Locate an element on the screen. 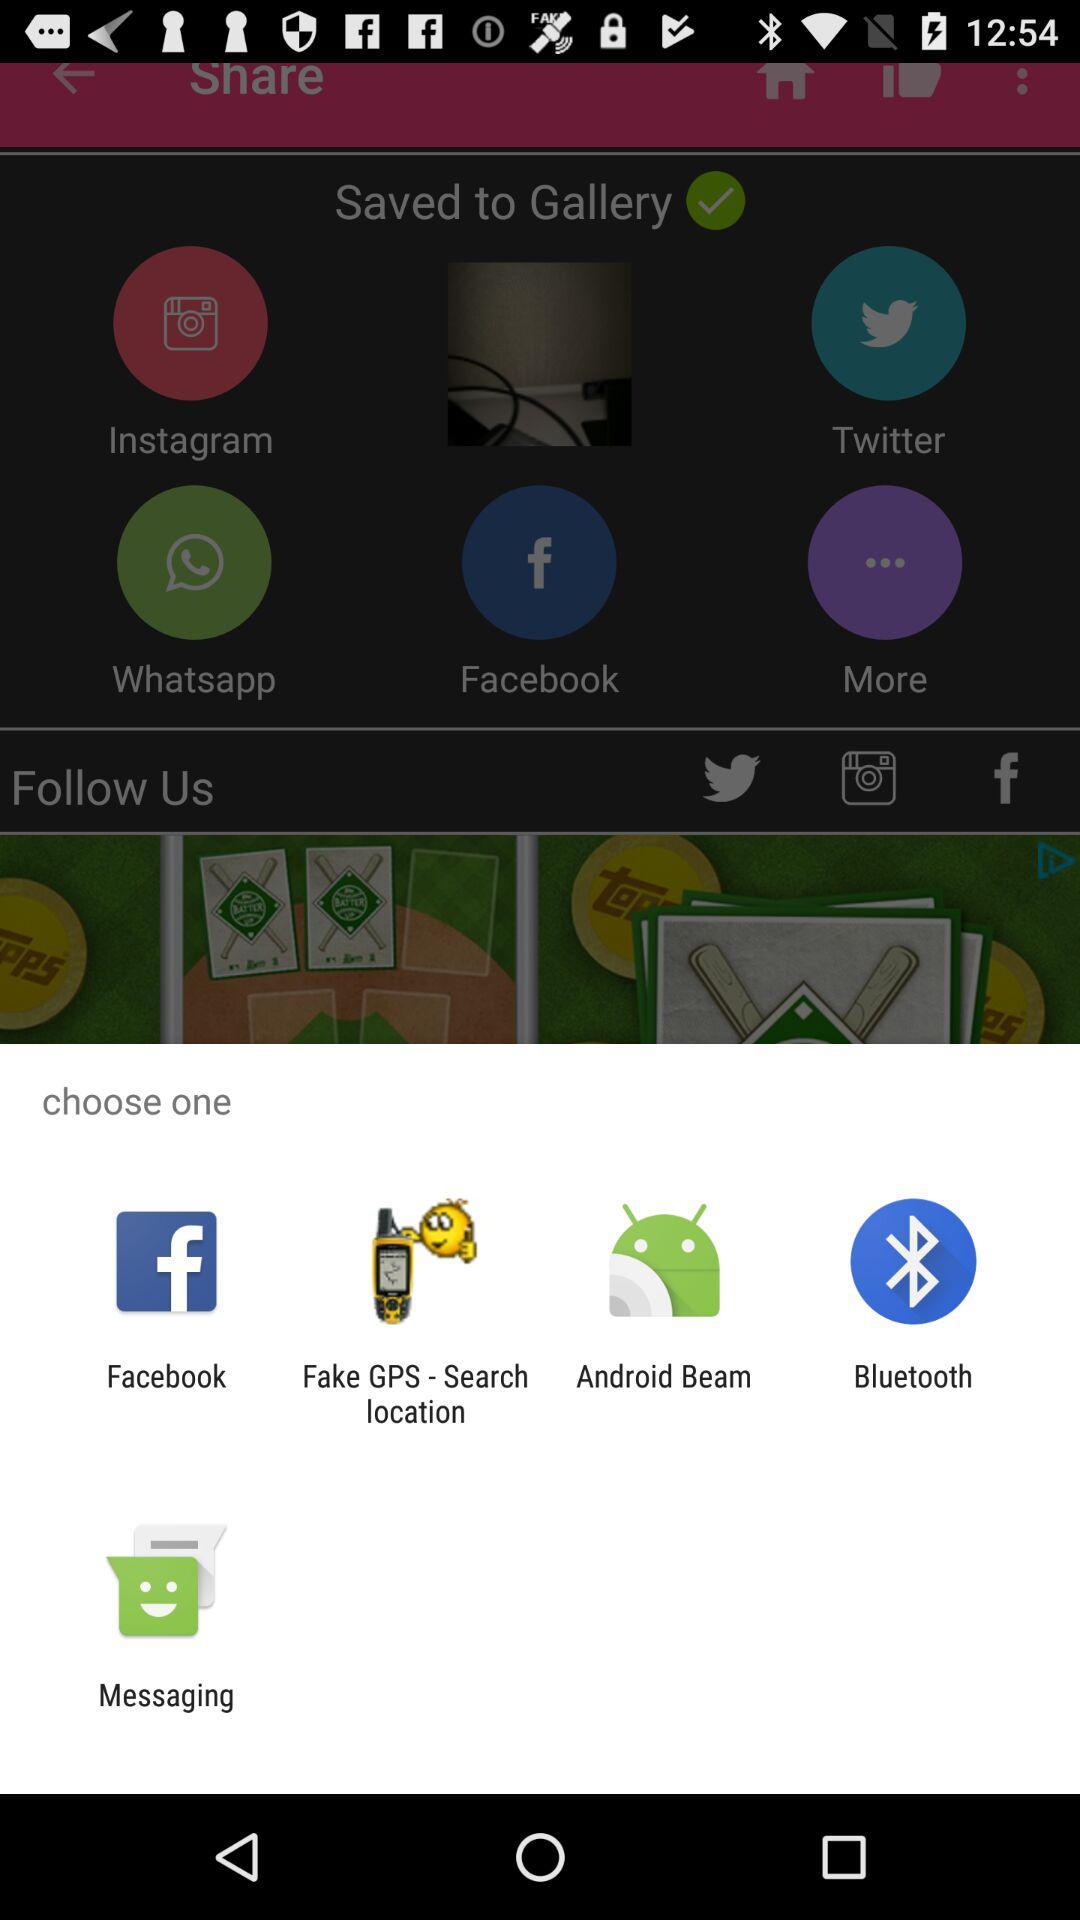  app next to android beam icon is located at coordinates (414, 1392).